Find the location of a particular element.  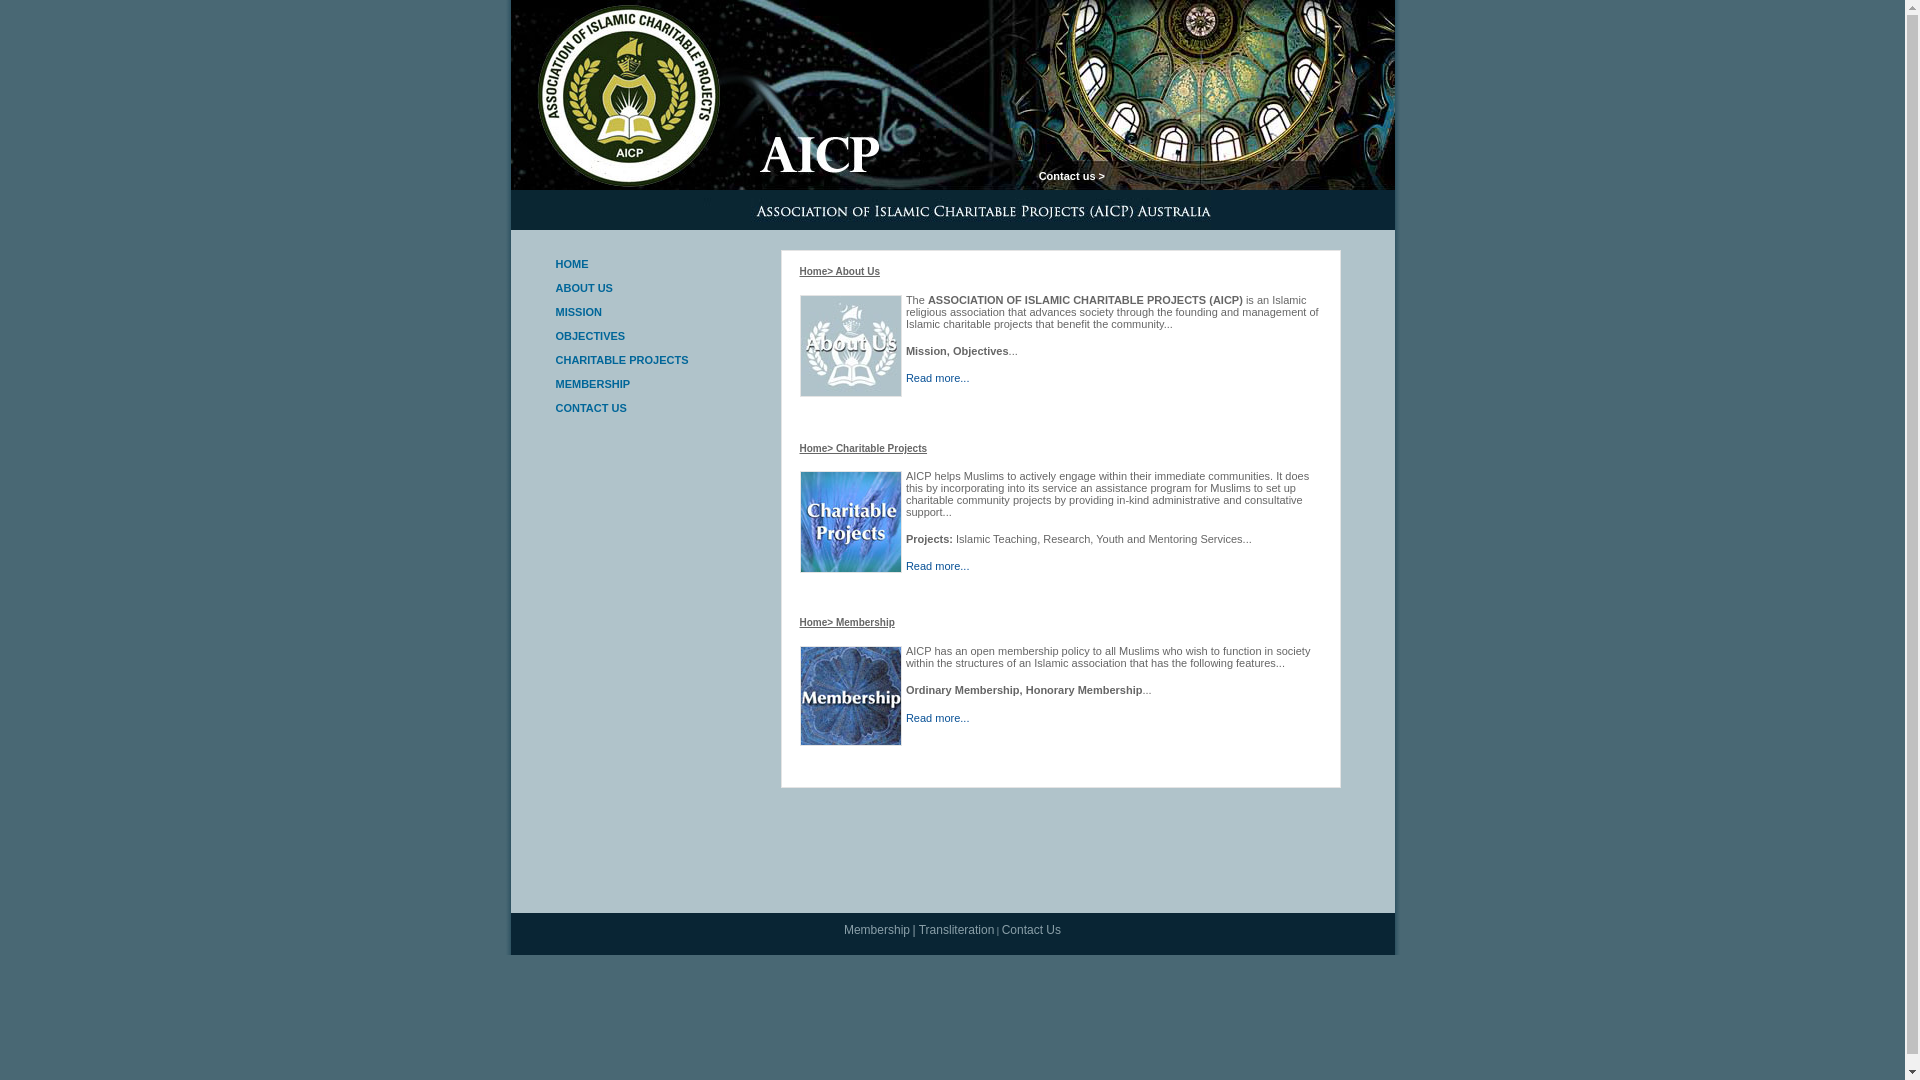

'MISSION' is located at coordinates (578, 312).